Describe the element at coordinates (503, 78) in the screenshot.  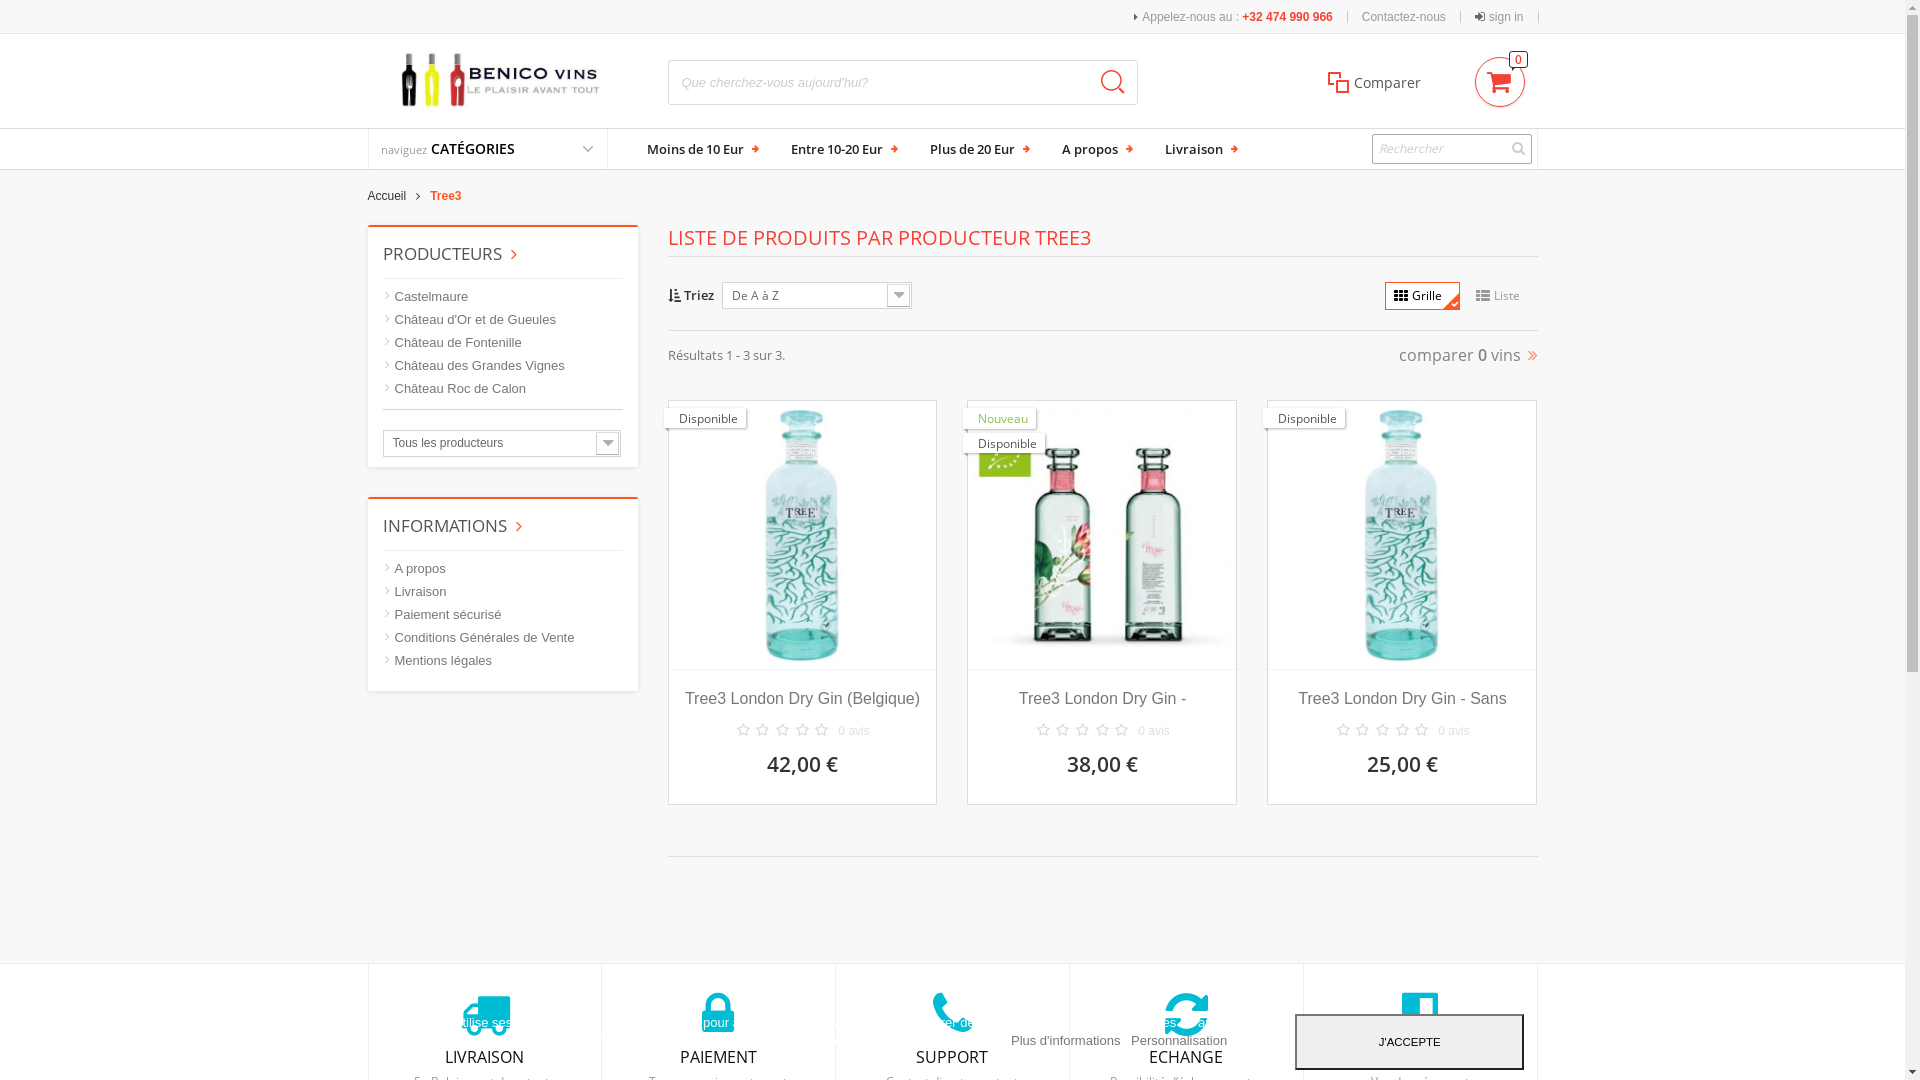
I see `'BENICO vins srl'` at that location.